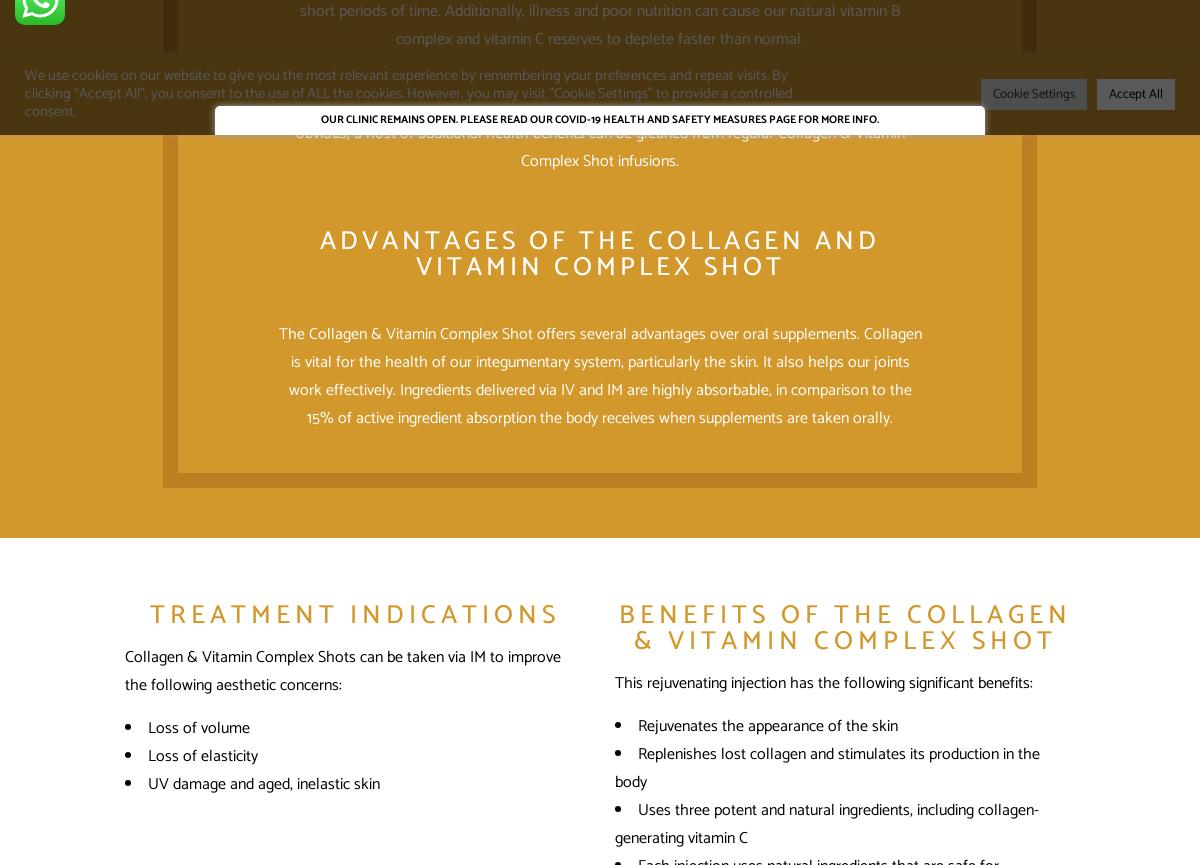  I want to click on 'Benefits of the Collagen & Vitamin Complex Shot', so click(843, 628).